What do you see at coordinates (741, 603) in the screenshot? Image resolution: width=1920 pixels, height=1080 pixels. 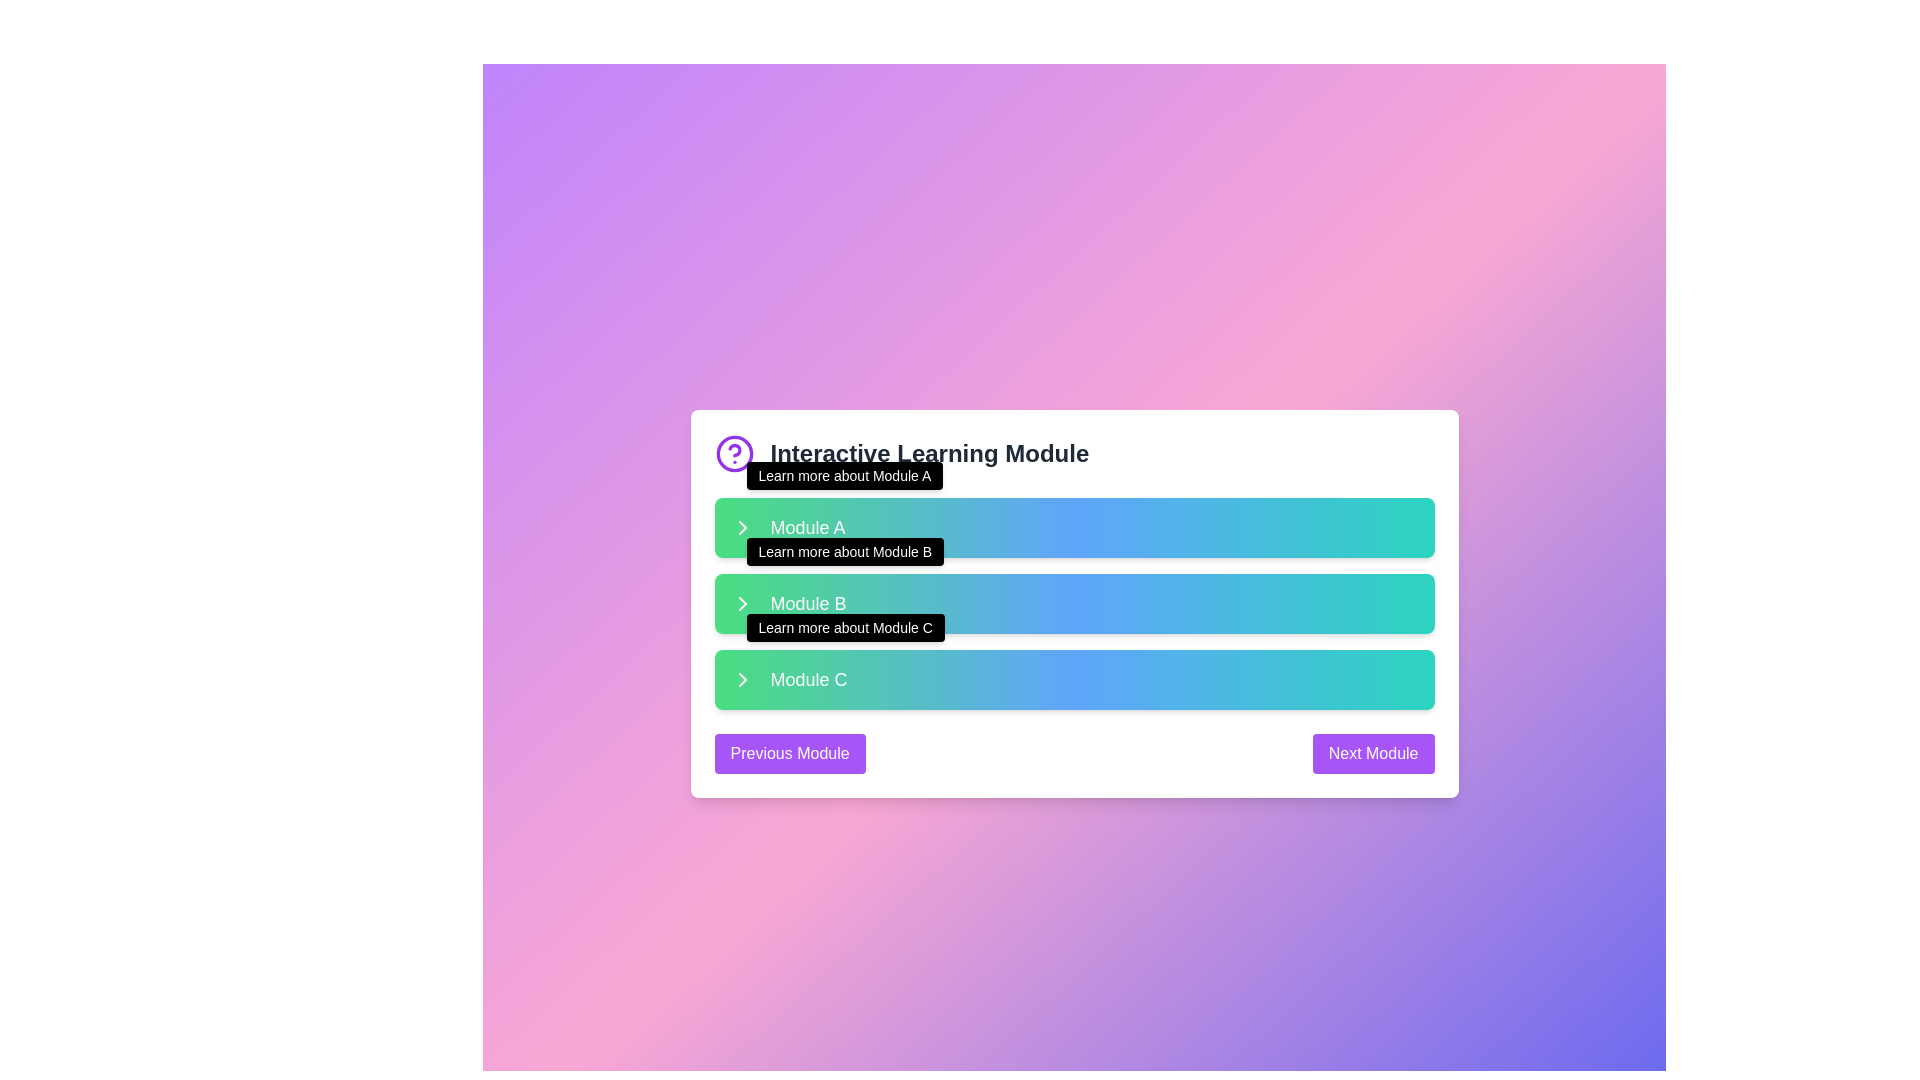 I see `the right-facing chevron icon on the button with a gradient background labeled 'Module B'` at bounding box center [741, 603].